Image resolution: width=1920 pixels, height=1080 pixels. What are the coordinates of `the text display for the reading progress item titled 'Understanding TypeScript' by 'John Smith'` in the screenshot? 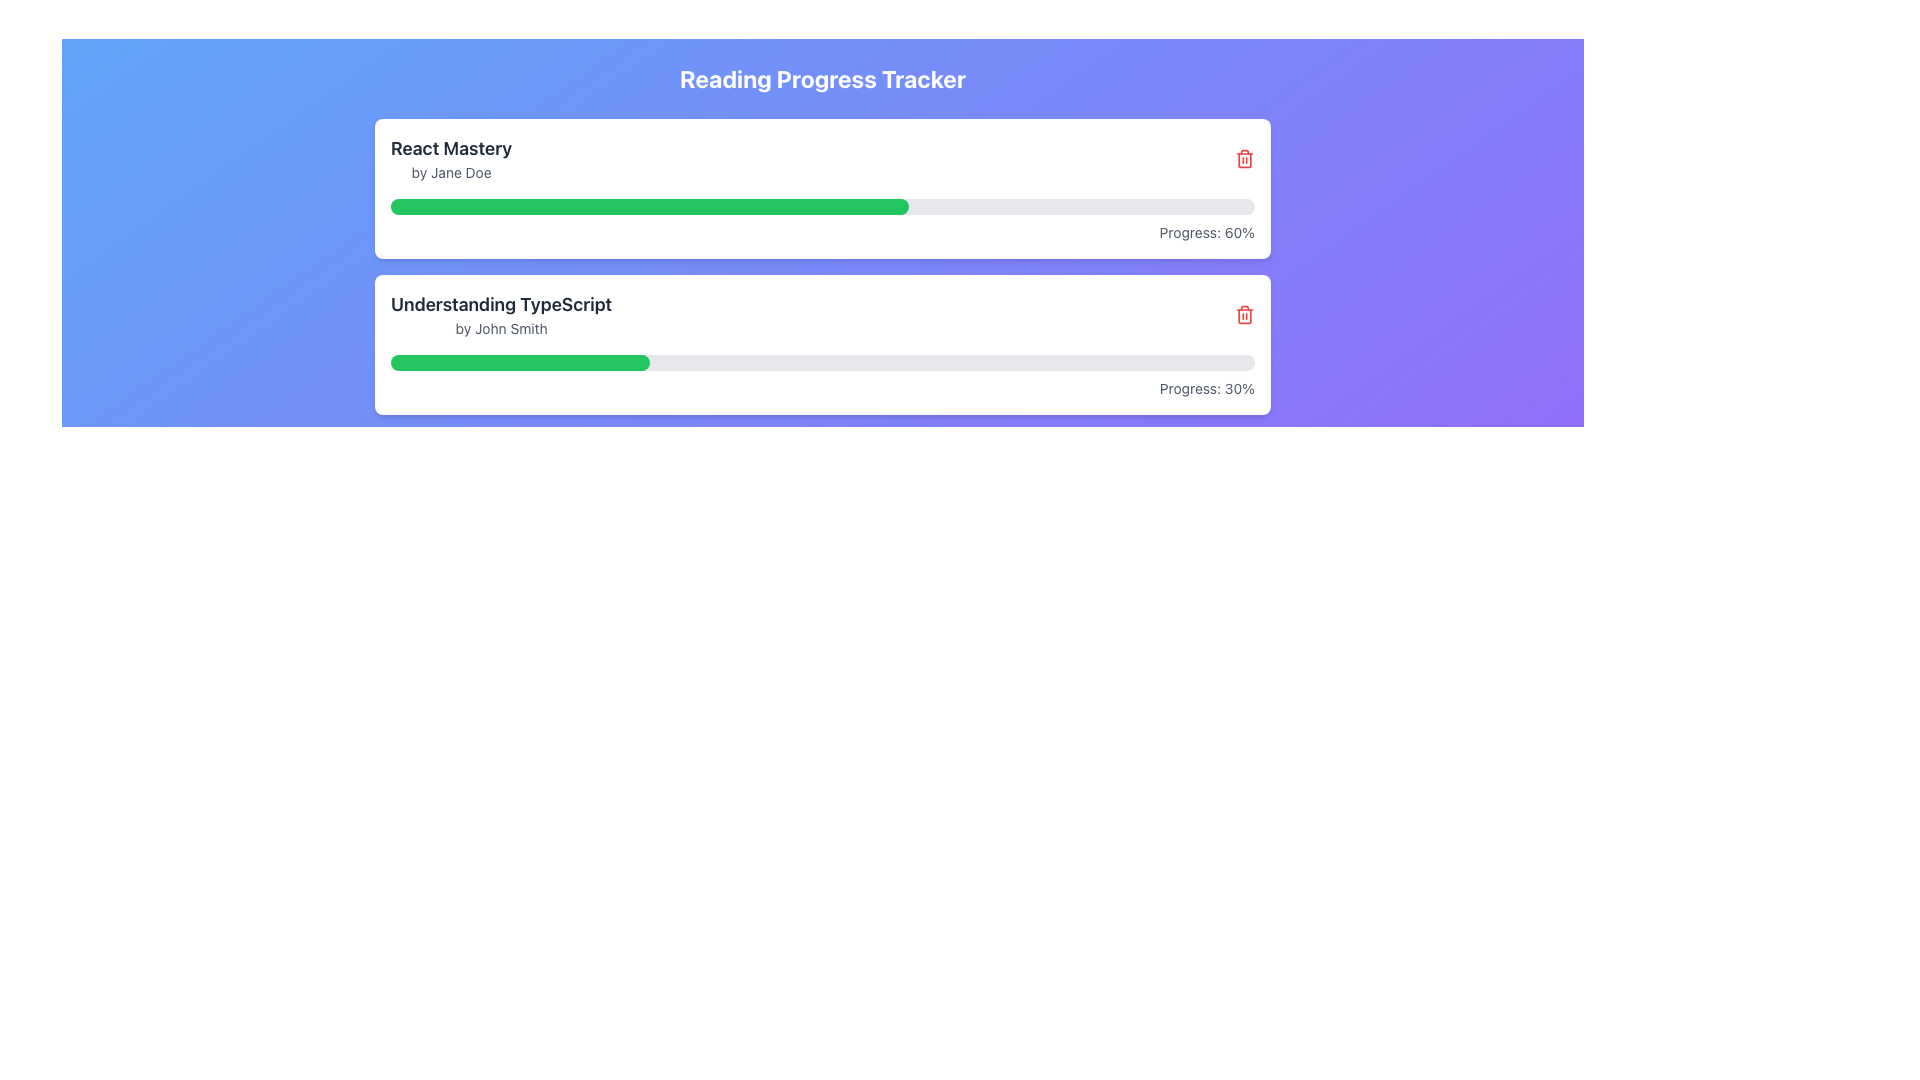 It's located at (501, 315).